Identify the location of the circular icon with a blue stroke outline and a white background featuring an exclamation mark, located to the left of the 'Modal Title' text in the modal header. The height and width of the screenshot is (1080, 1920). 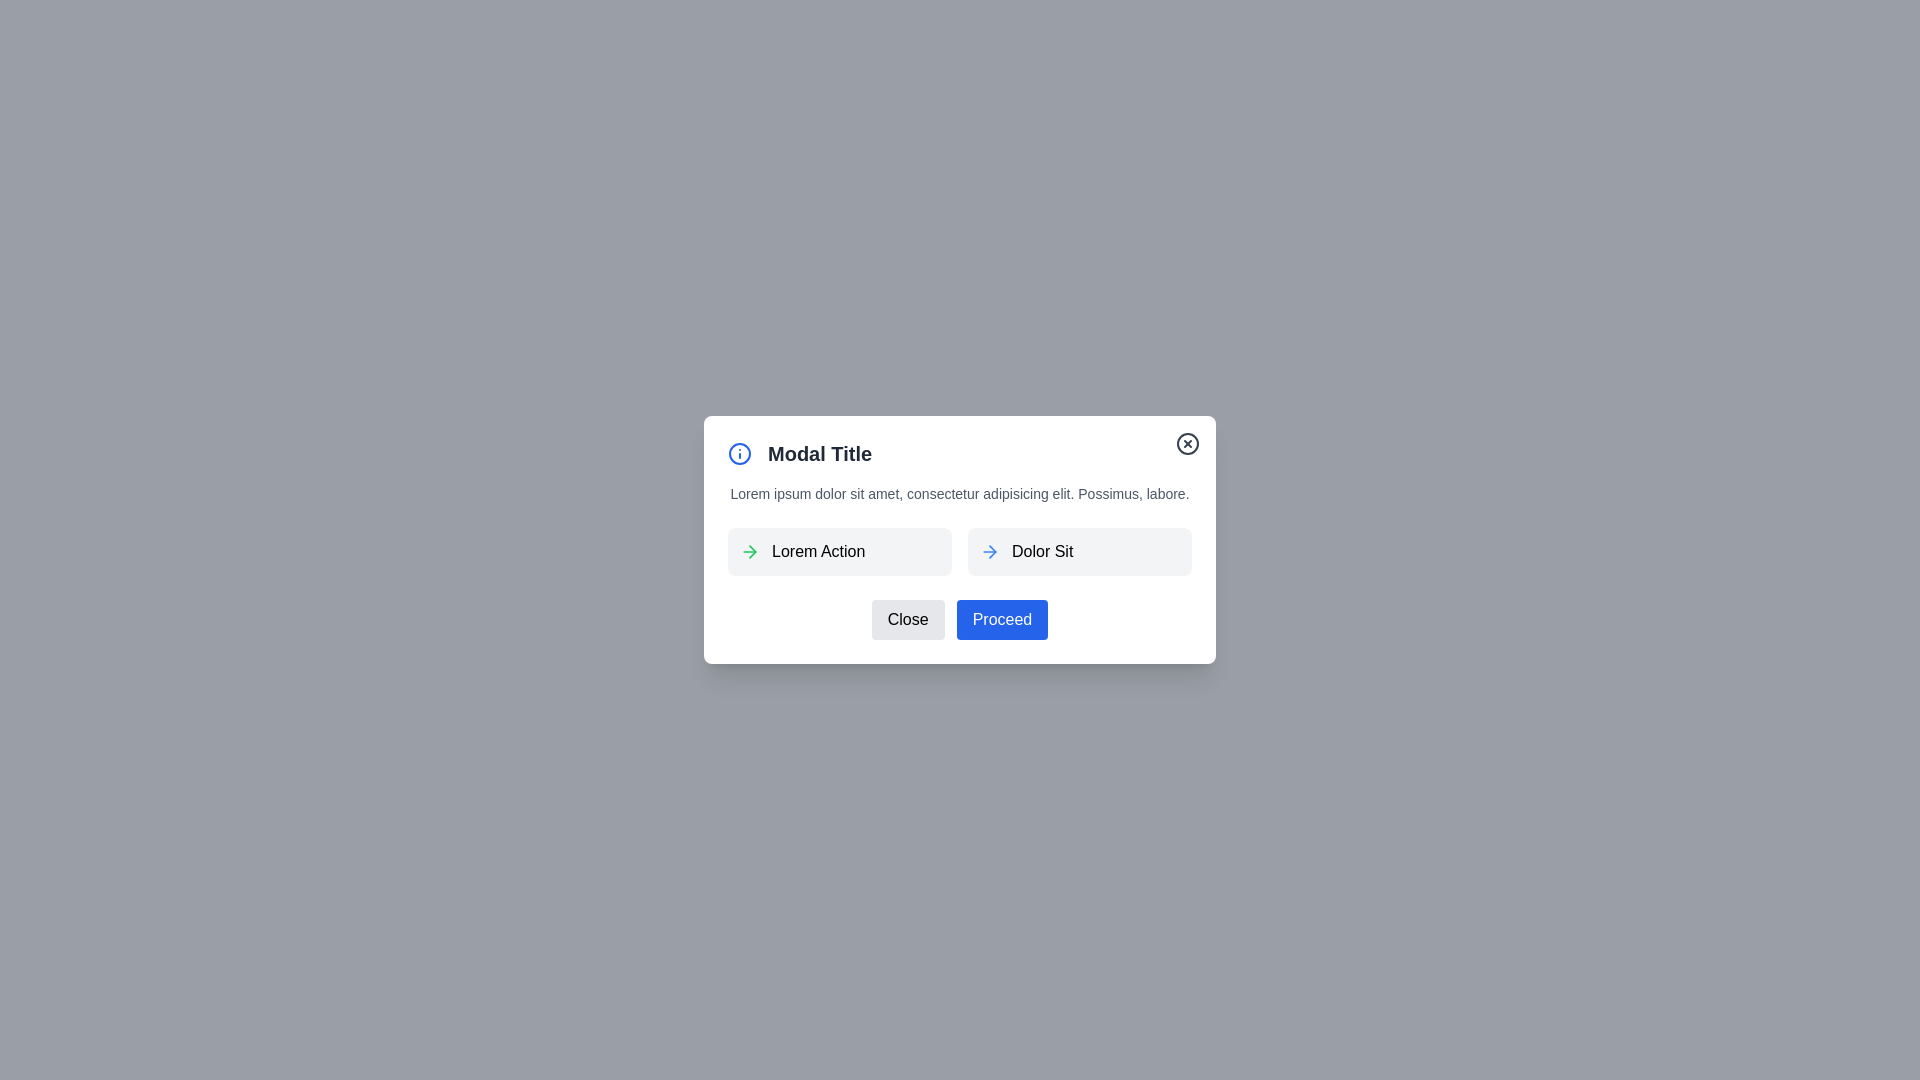
(738, 454).